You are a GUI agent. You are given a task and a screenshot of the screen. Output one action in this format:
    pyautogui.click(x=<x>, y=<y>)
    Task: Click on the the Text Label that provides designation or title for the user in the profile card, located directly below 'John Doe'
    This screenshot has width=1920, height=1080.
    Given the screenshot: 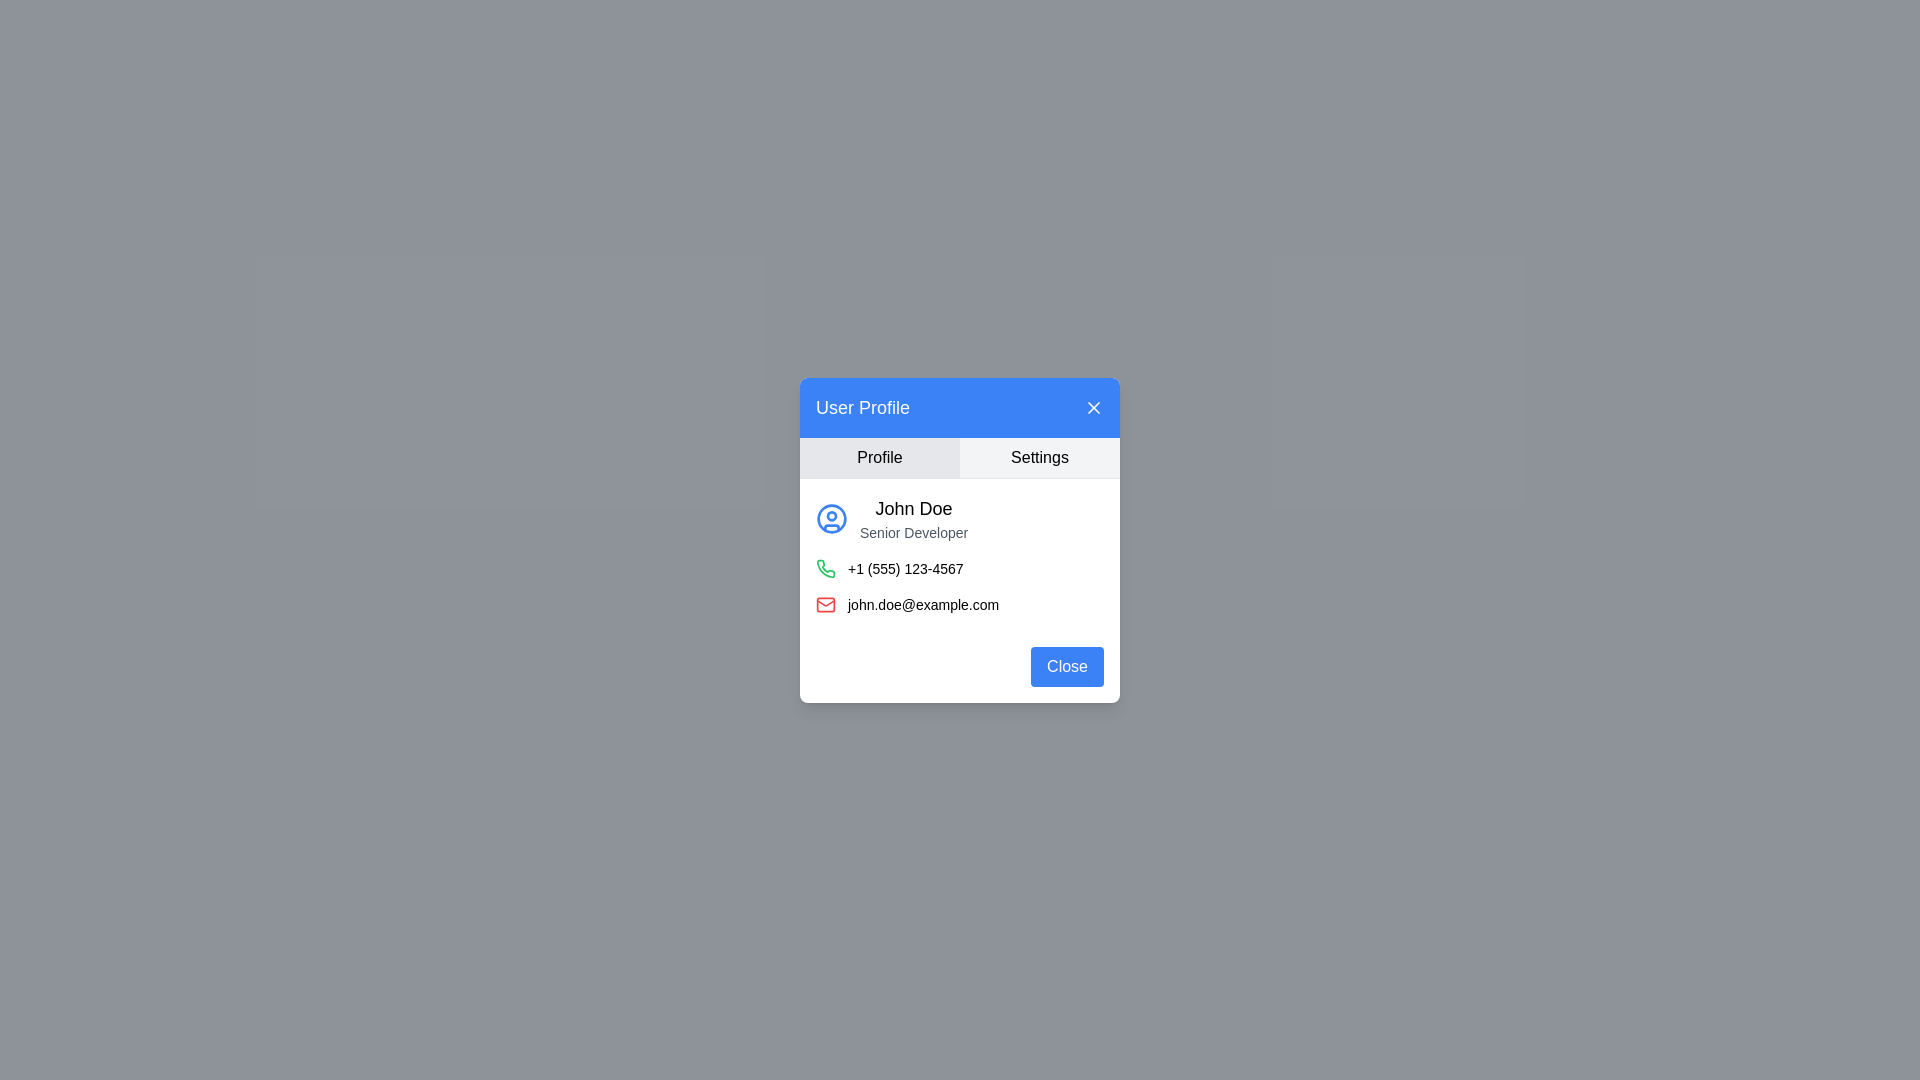 What is the action you would take?
    pyautogui.click(x=913, y=531)
    